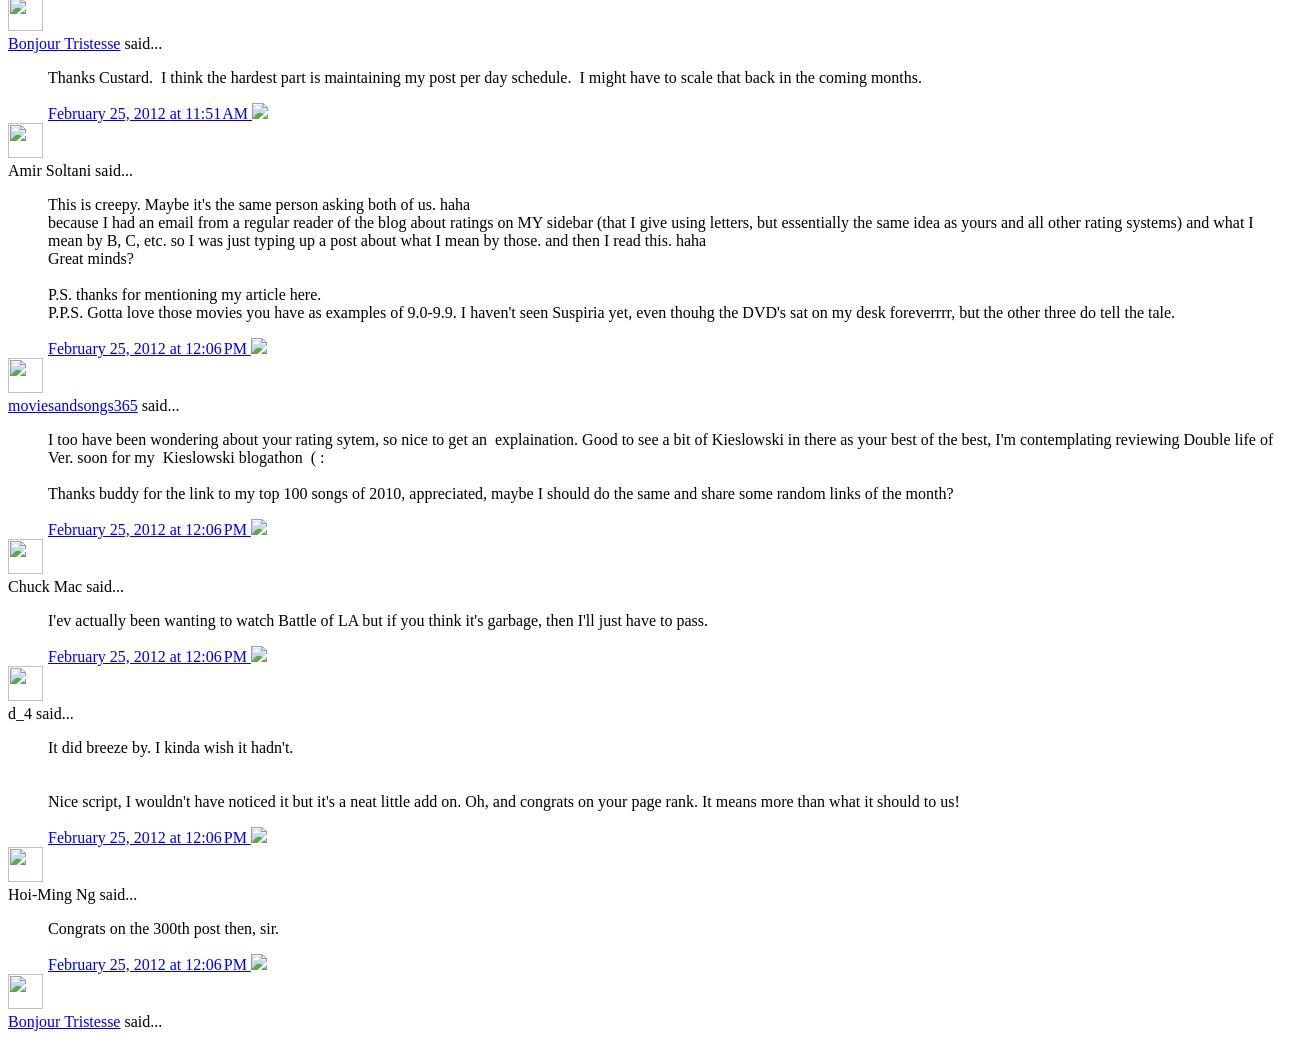 The height and width of the screenshot is (1045, 1300). What do you see at coordinates (500, 492) in the screenshot?
I see `'Thanks buddy for the link to my top 100 songs of 2010, appreciated, maybe I should do the same and share some random links of the month?'` at bounding box center [500, 492].